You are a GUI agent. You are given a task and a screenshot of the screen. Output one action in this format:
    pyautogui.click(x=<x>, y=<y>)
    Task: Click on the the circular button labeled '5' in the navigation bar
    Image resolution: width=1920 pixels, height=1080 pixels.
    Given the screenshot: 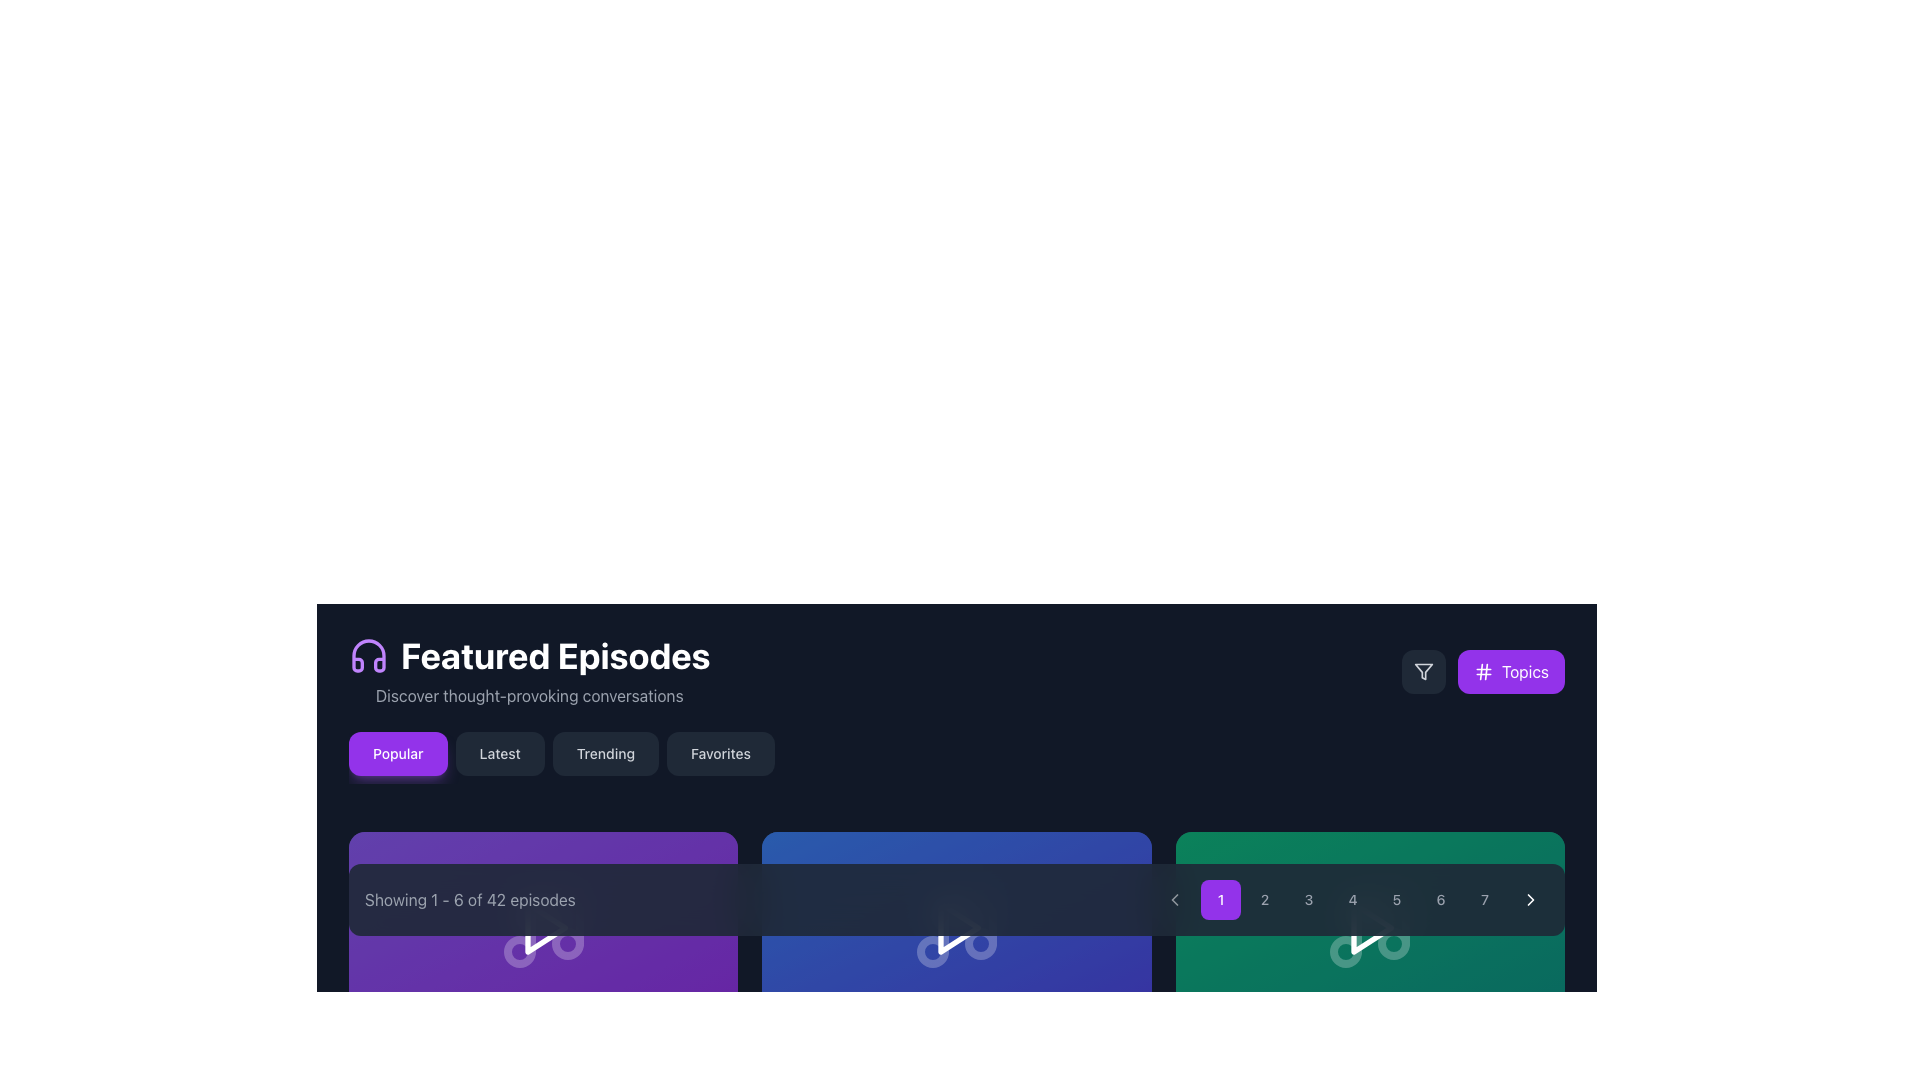 What is the action you would take?
    pyautogui.click(x=1395, y=898)
    